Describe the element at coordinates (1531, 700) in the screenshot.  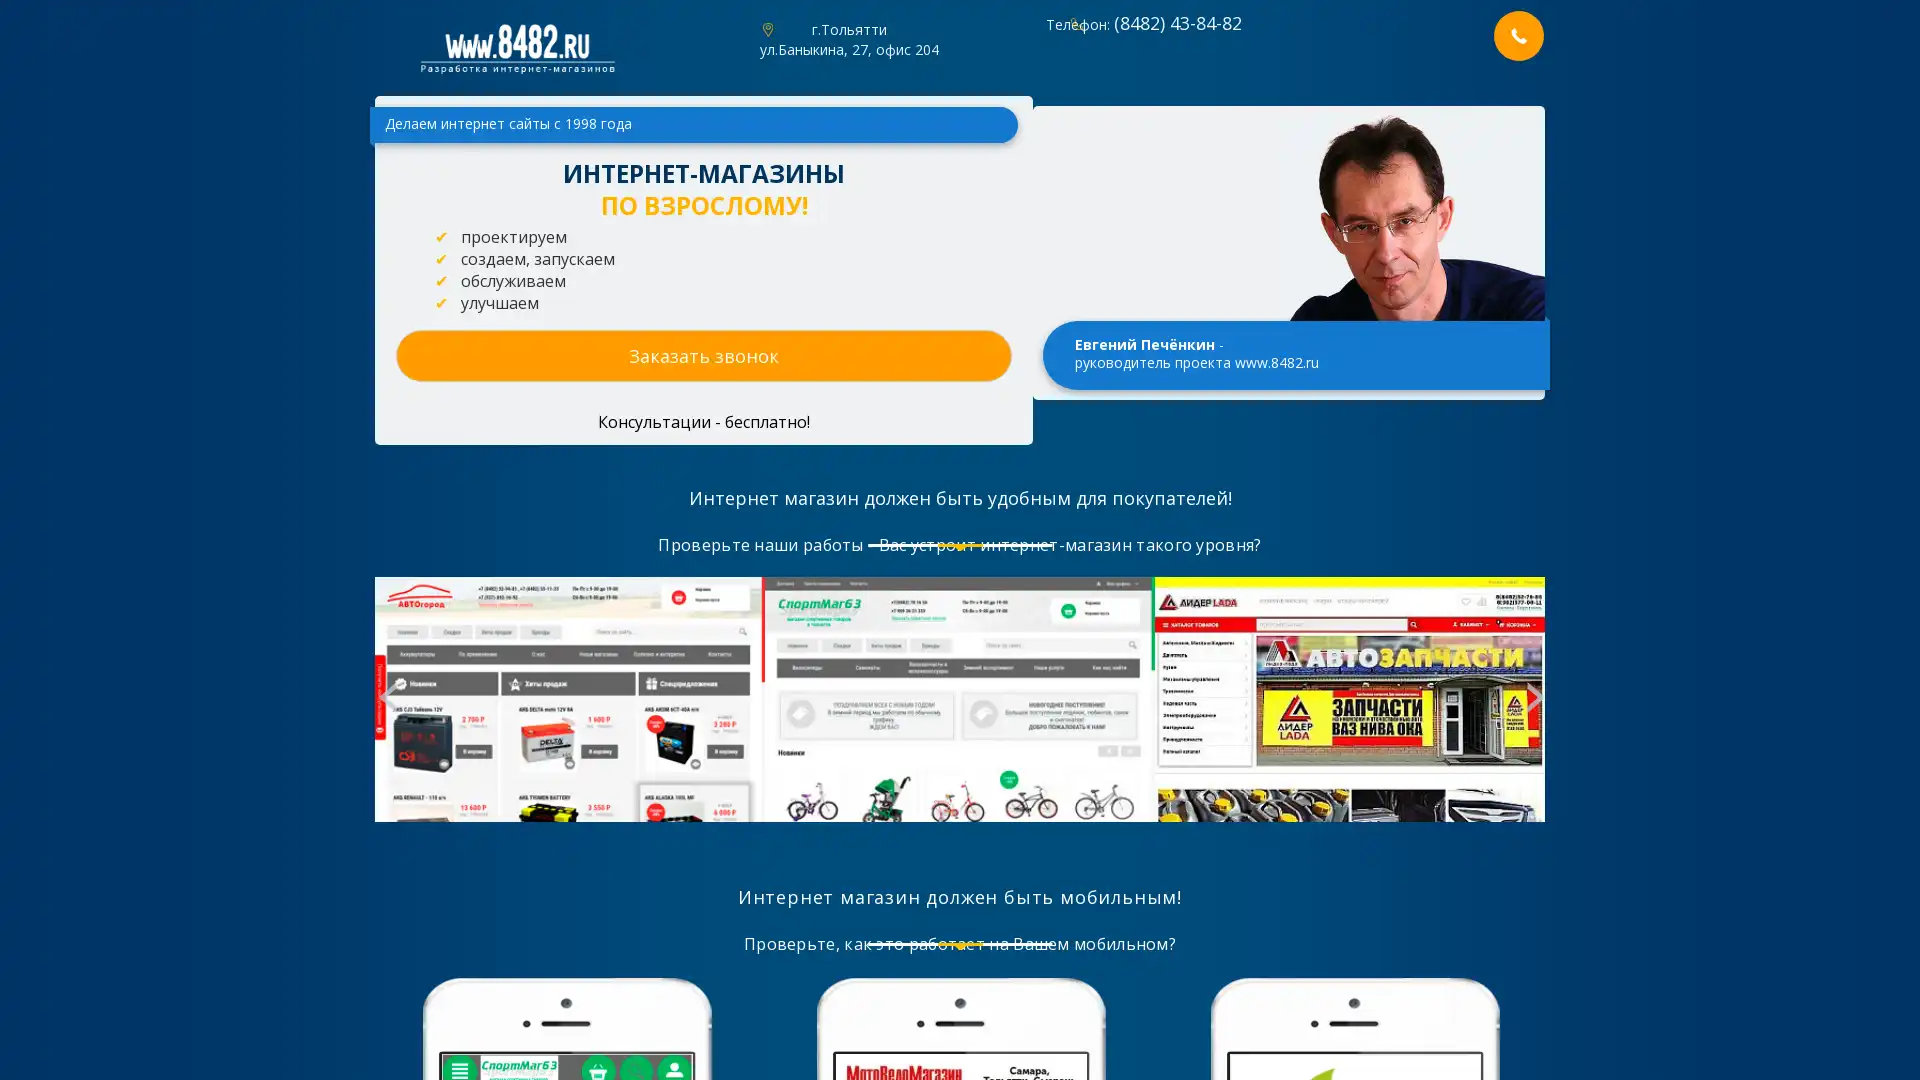
I see `Next` at that location.